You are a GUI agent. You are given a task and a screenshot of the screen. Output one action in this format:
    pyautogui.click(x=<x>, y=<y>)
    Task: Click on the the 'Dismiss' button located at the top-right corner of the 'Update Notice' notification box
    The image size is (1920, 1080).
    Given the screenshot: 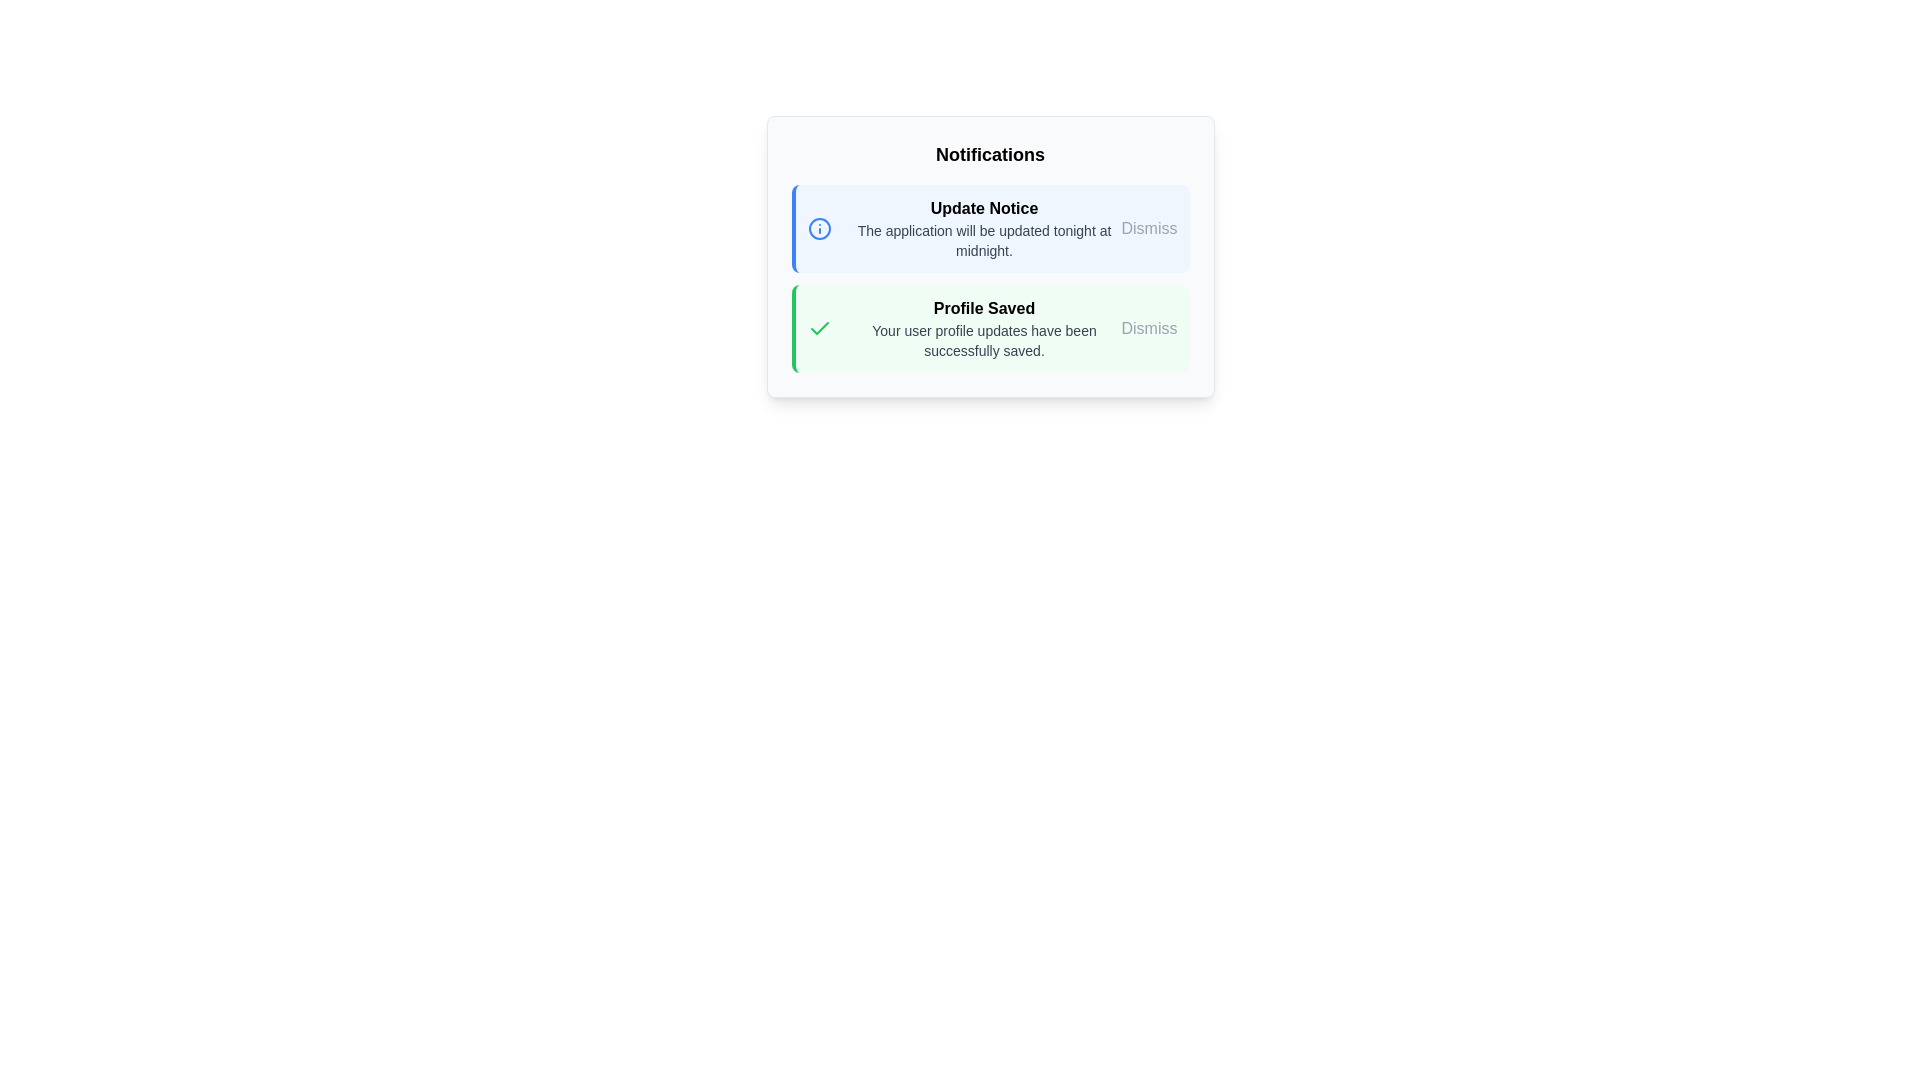 What is the action you would take?
    pyautogui.click(x=1149, y=227)
    